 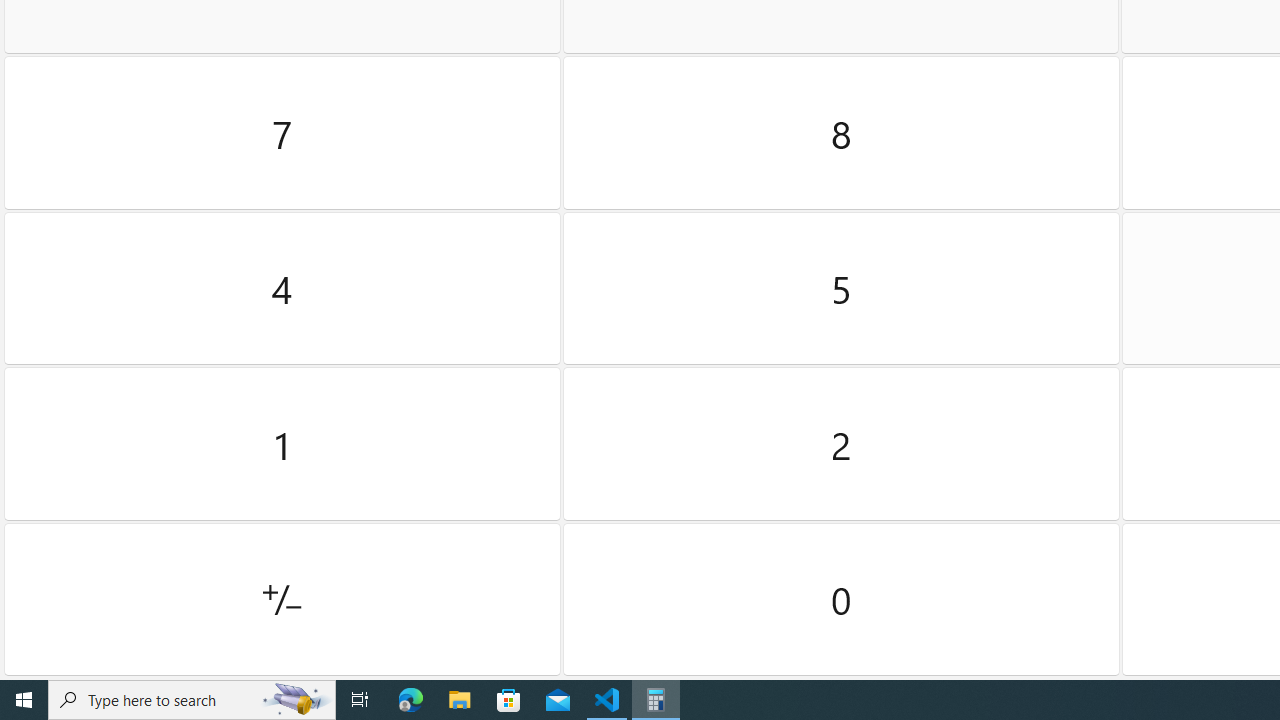 What do you see at coordinates (281, 133) in the screenshot?
I see `'Seven'` at bounding box center [281, 133].